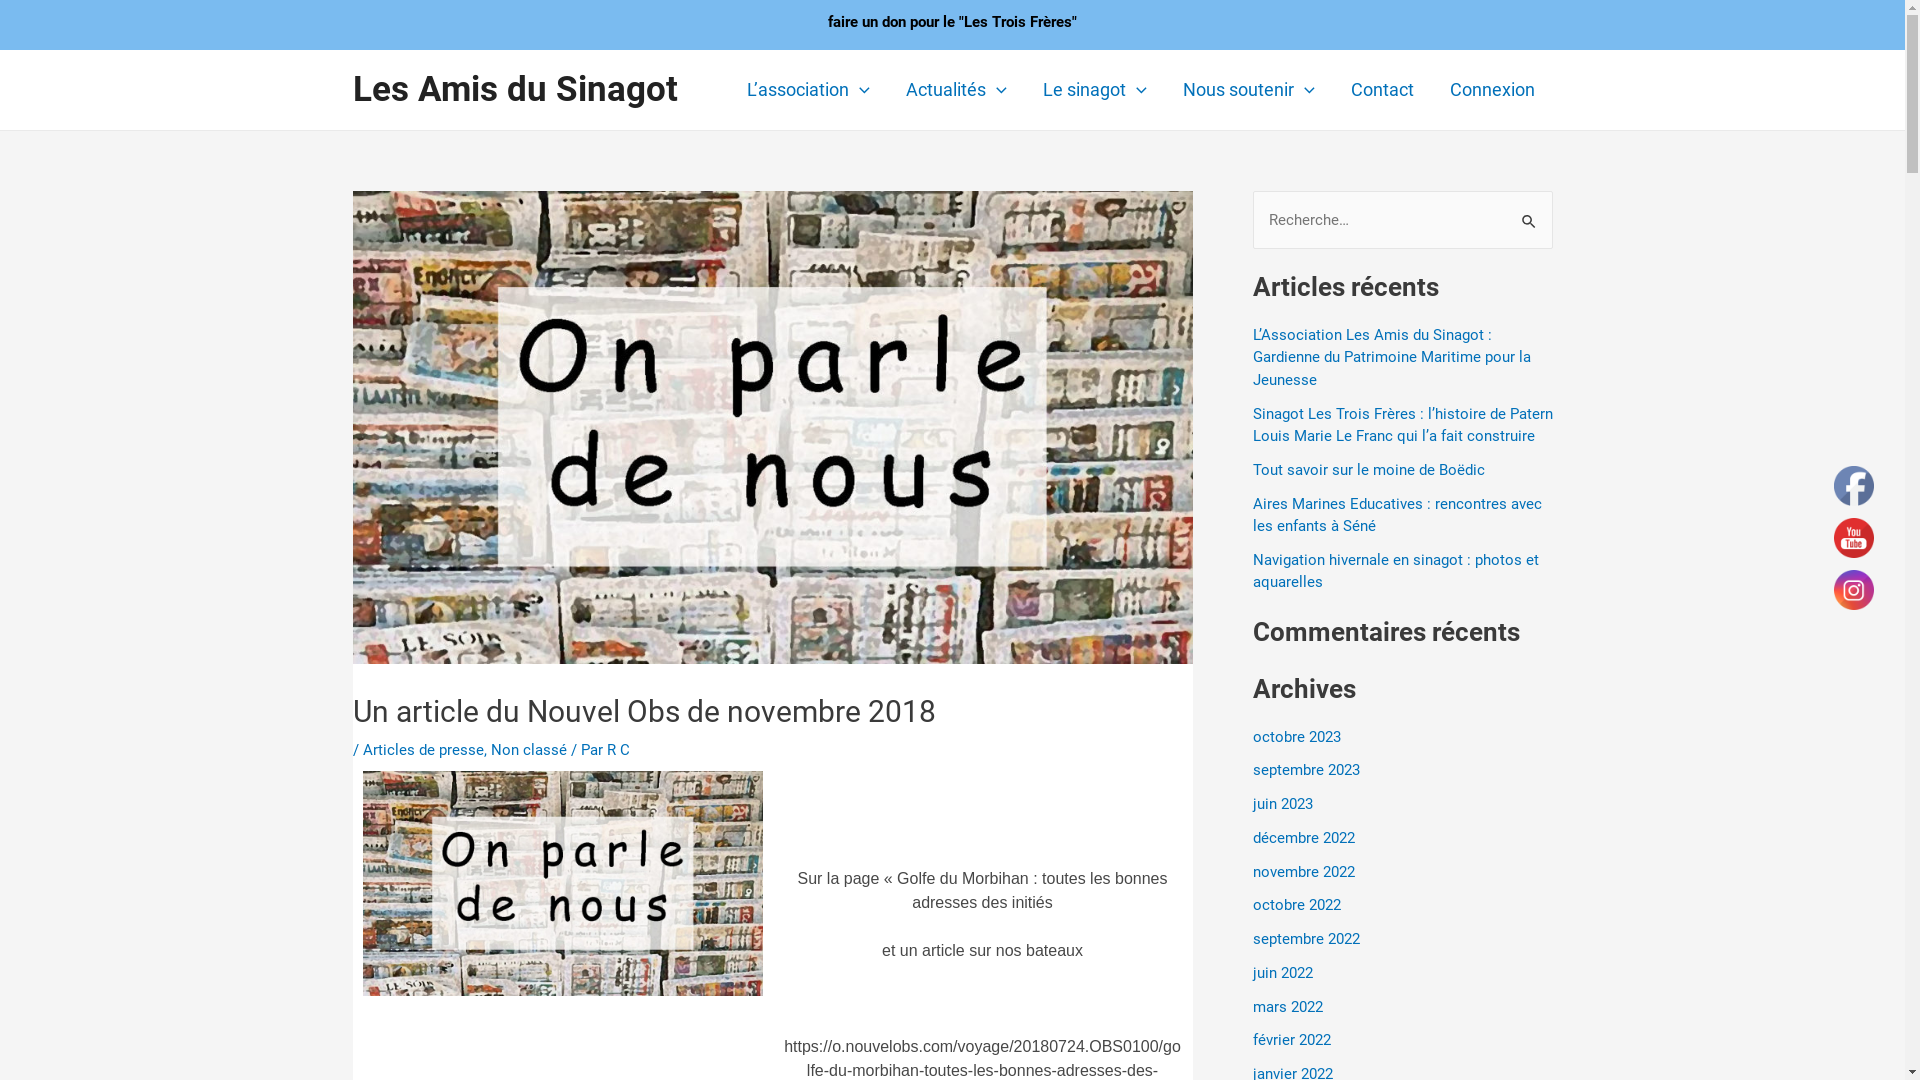  I want to click on 'Connexion', so click(1492, 88).